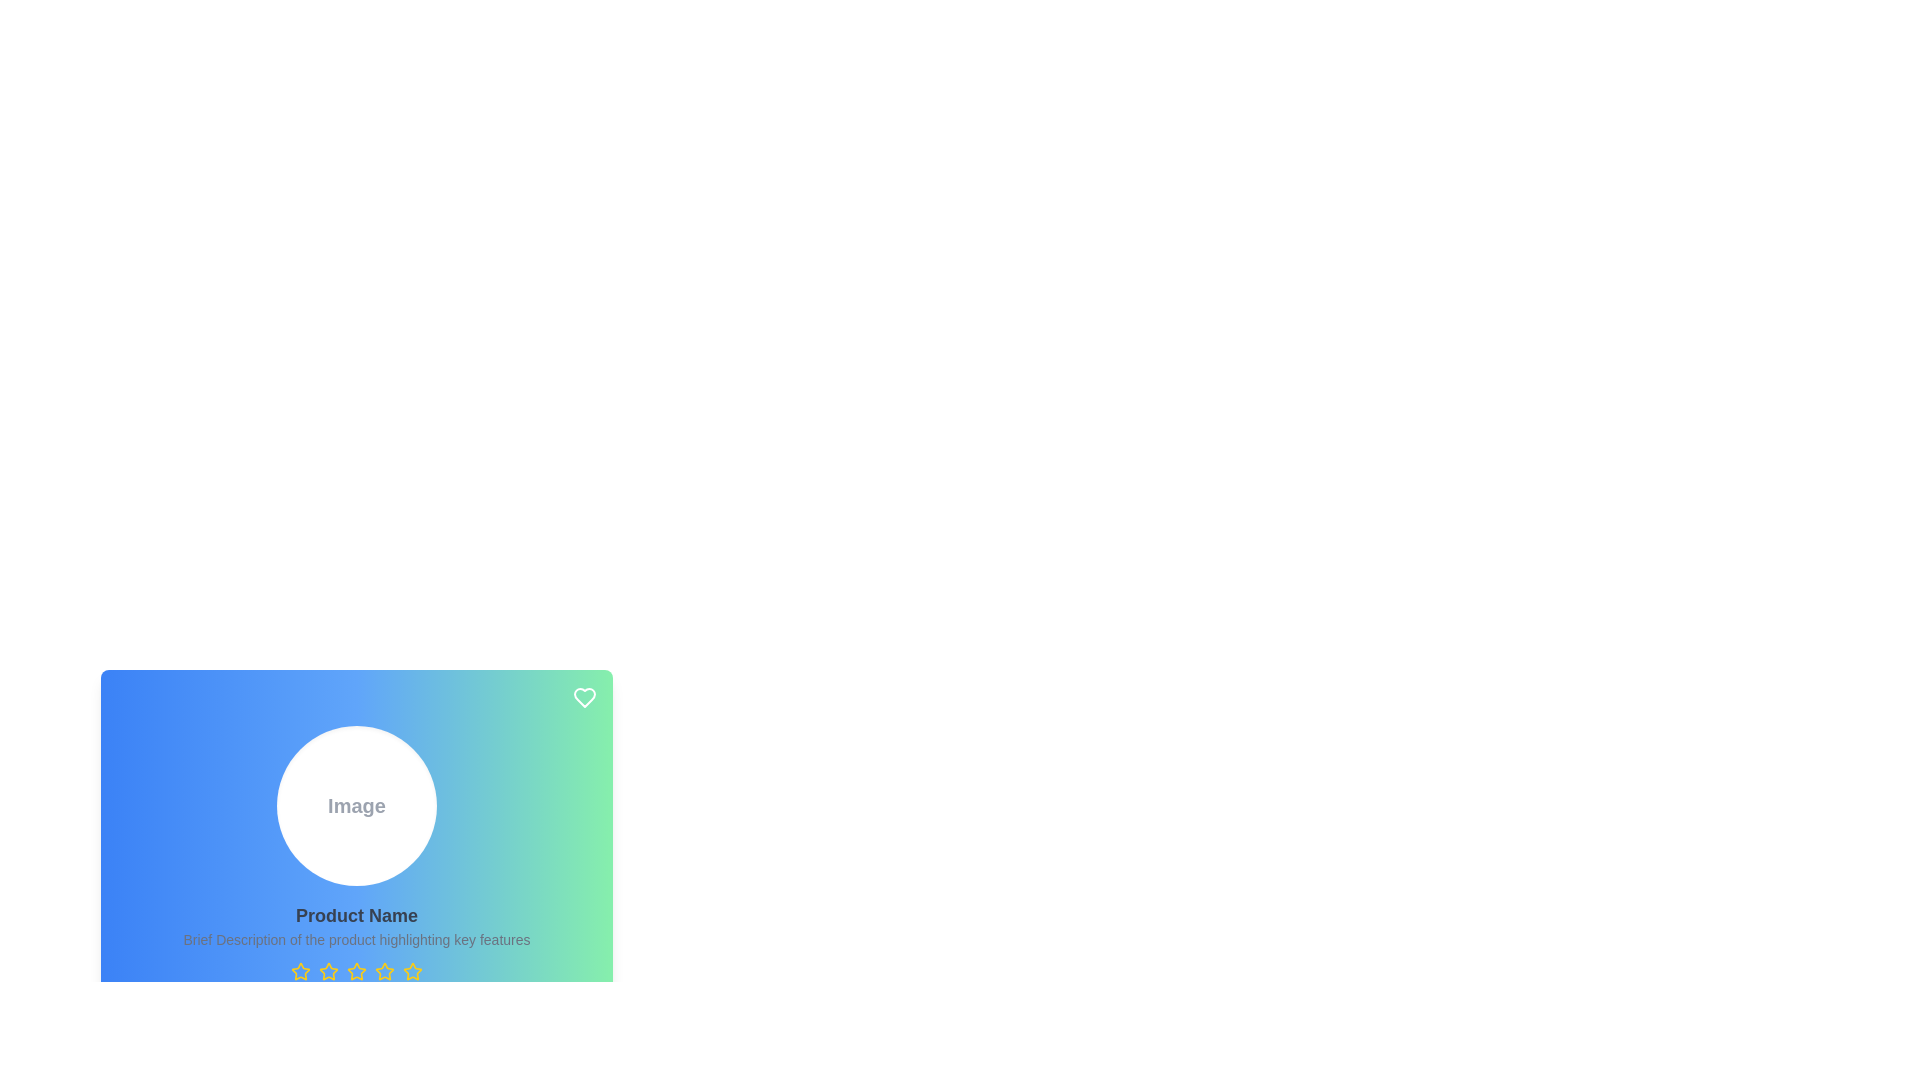  Describe the element at coordinates (329, 970) in the screenshot. I see `the second star icon in the rating component` at that location.